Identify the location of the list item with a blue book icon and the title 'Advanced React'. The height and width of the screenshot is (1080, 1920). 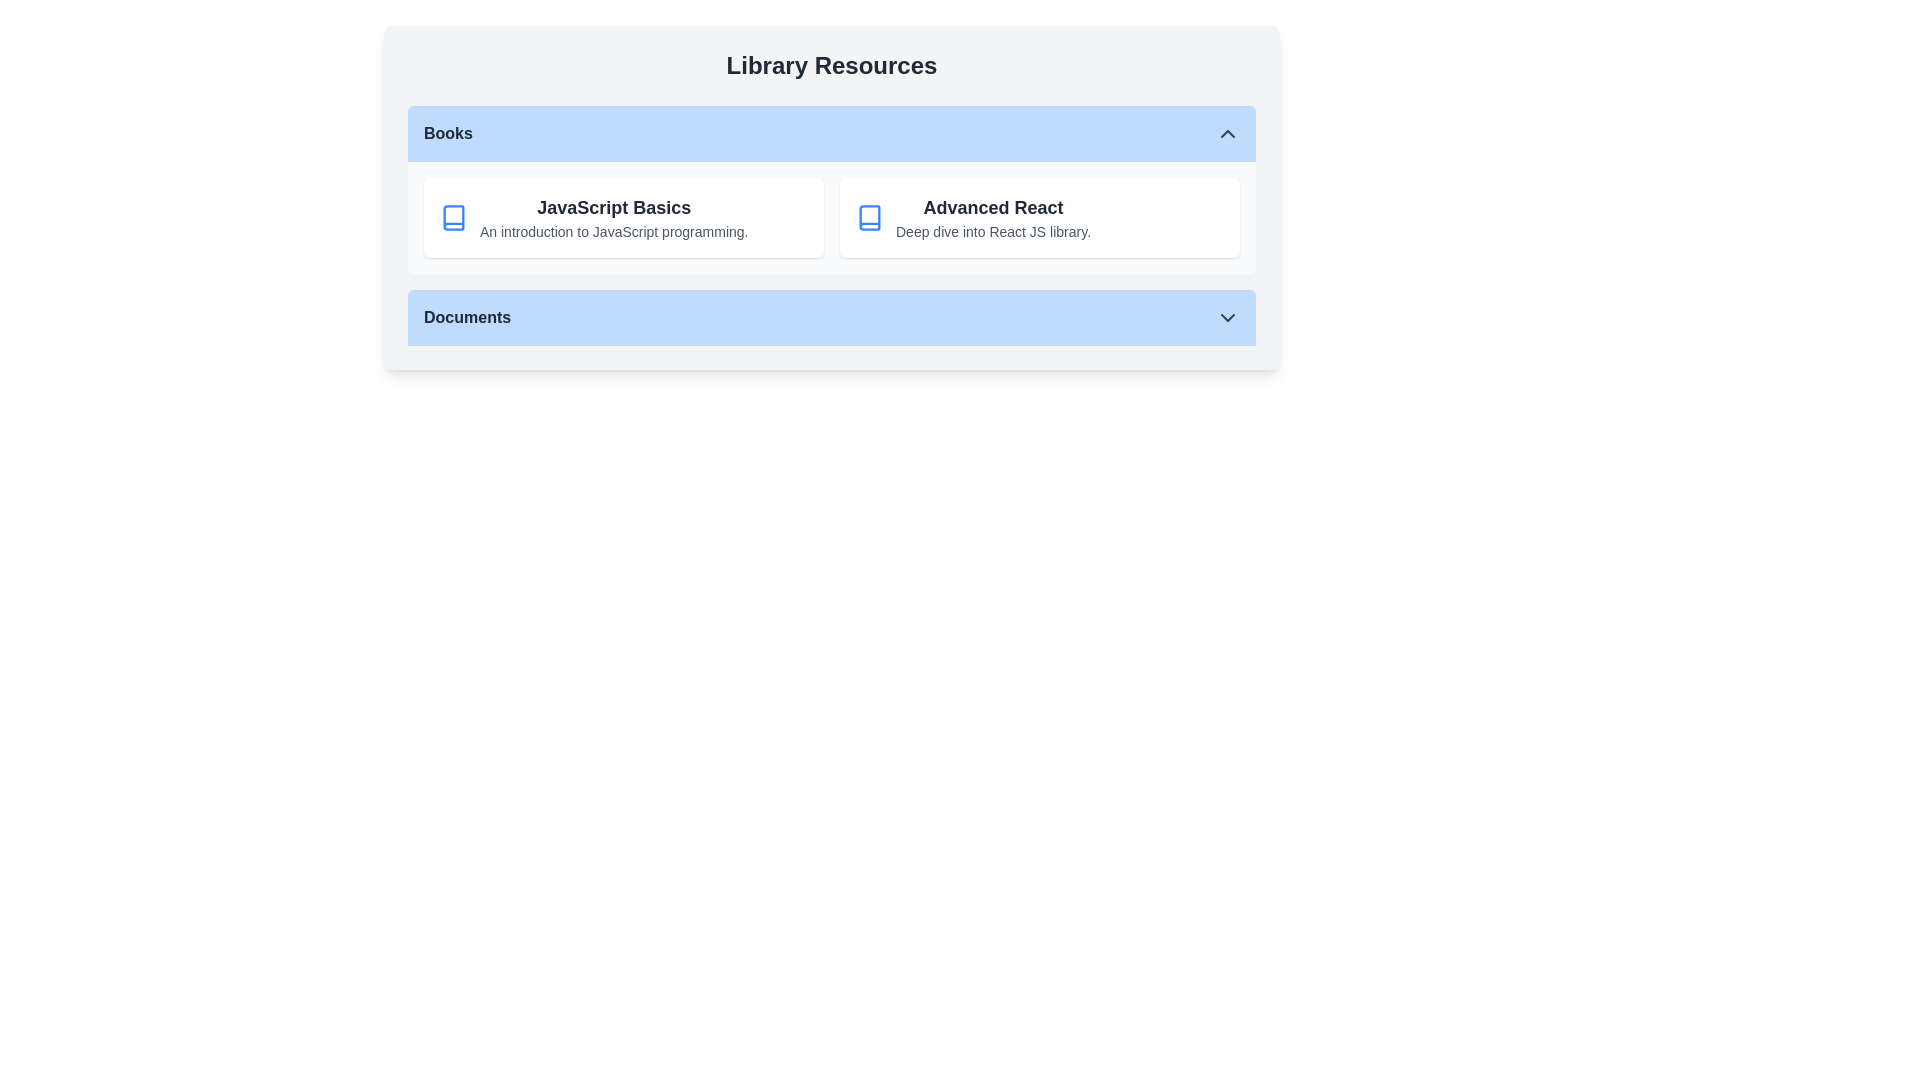
(1040, 218).